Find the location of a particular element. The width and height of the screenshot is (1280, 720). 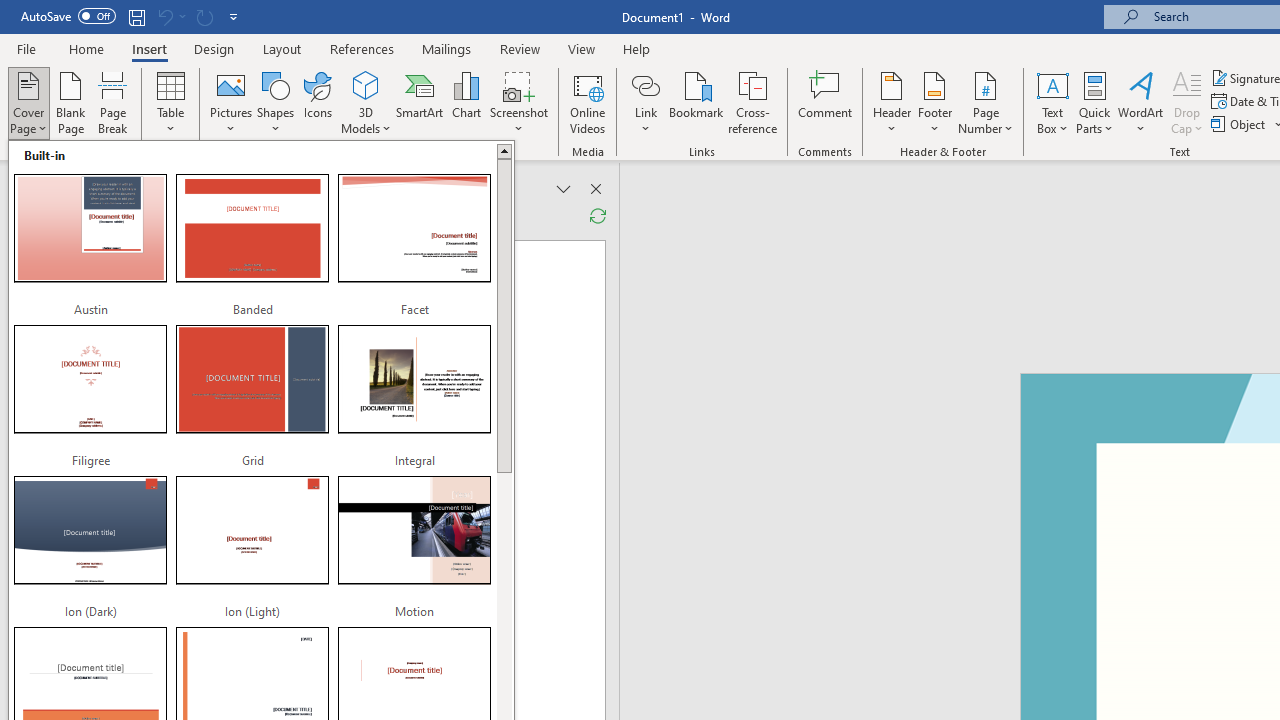

'Blank Page' is located at coordinates (71, 103).